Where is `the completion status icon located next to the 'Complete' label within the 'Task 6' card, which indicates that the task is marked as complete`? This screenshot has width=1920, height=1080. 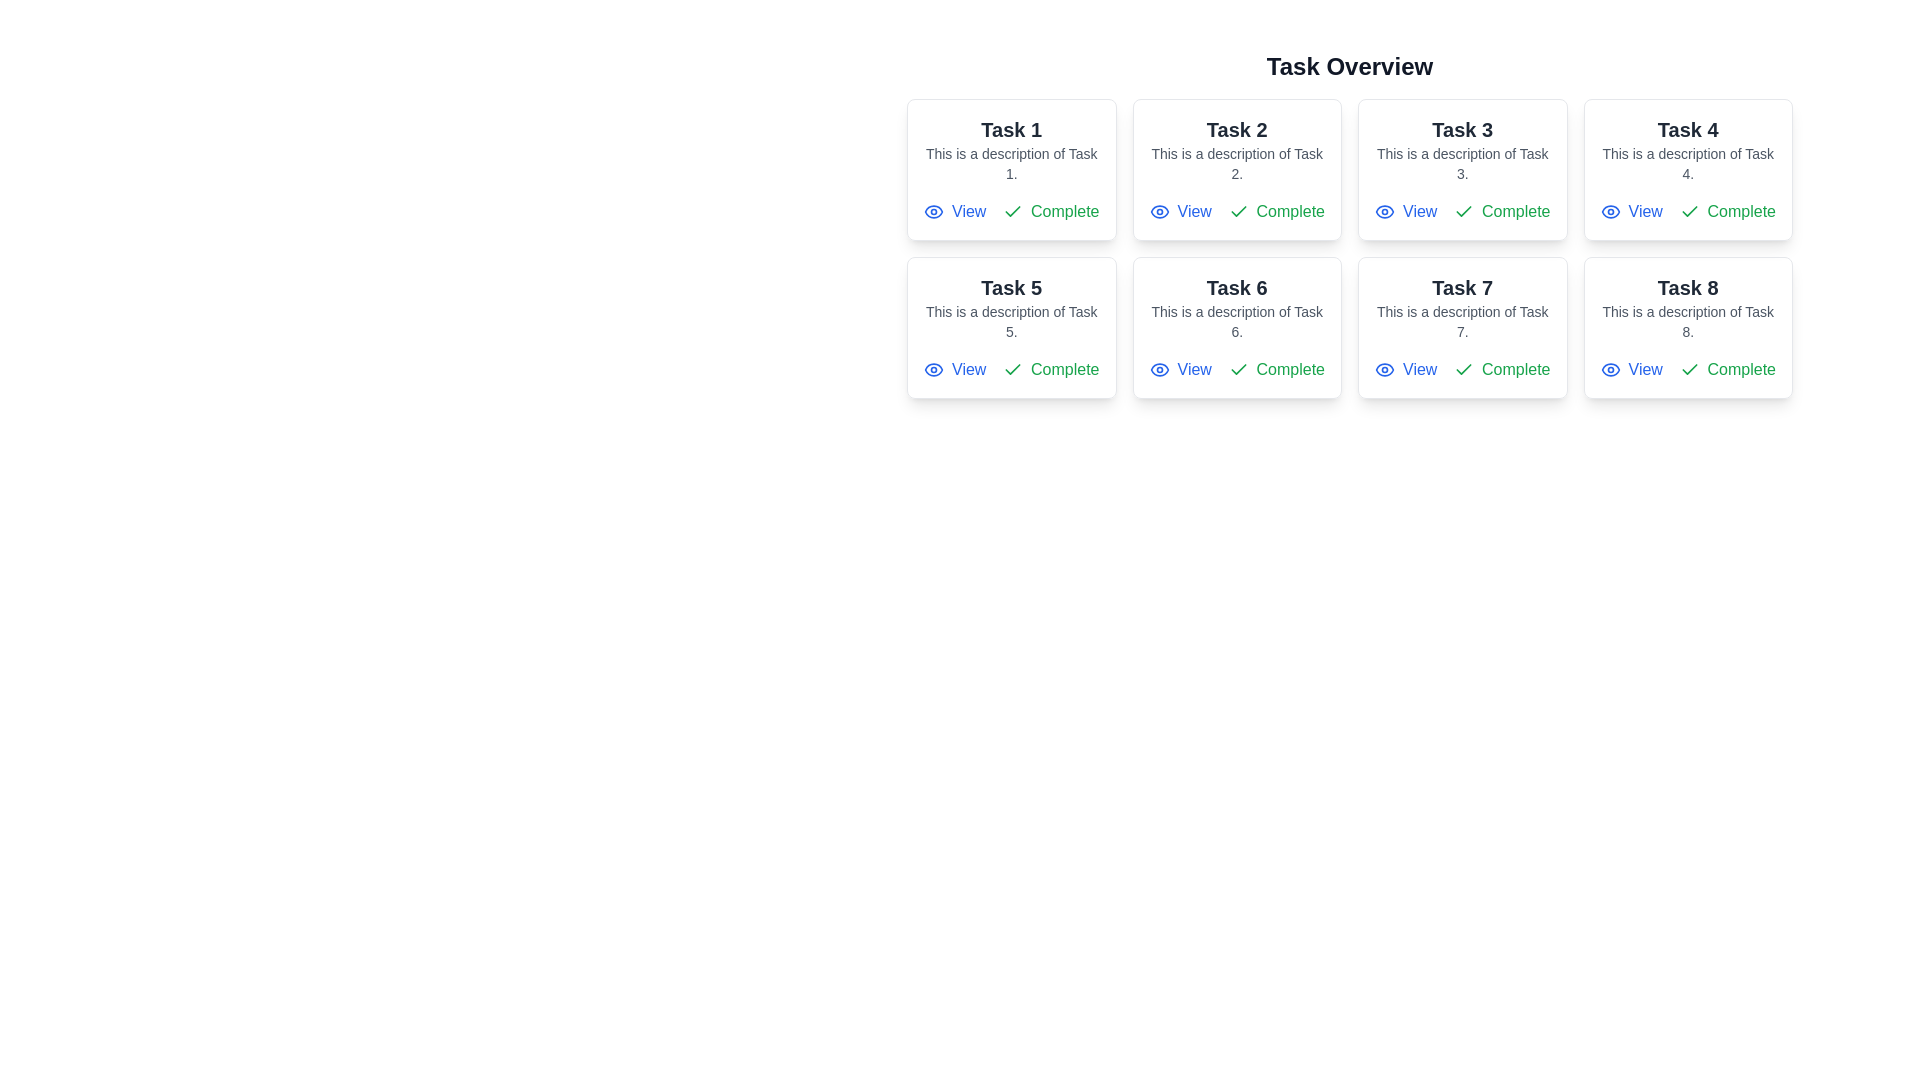 the completion status icon located next to the 'Complete' label within the 'Task 6' card, which indicates that the task is marked as complete is located at coordinates (1237, 369).